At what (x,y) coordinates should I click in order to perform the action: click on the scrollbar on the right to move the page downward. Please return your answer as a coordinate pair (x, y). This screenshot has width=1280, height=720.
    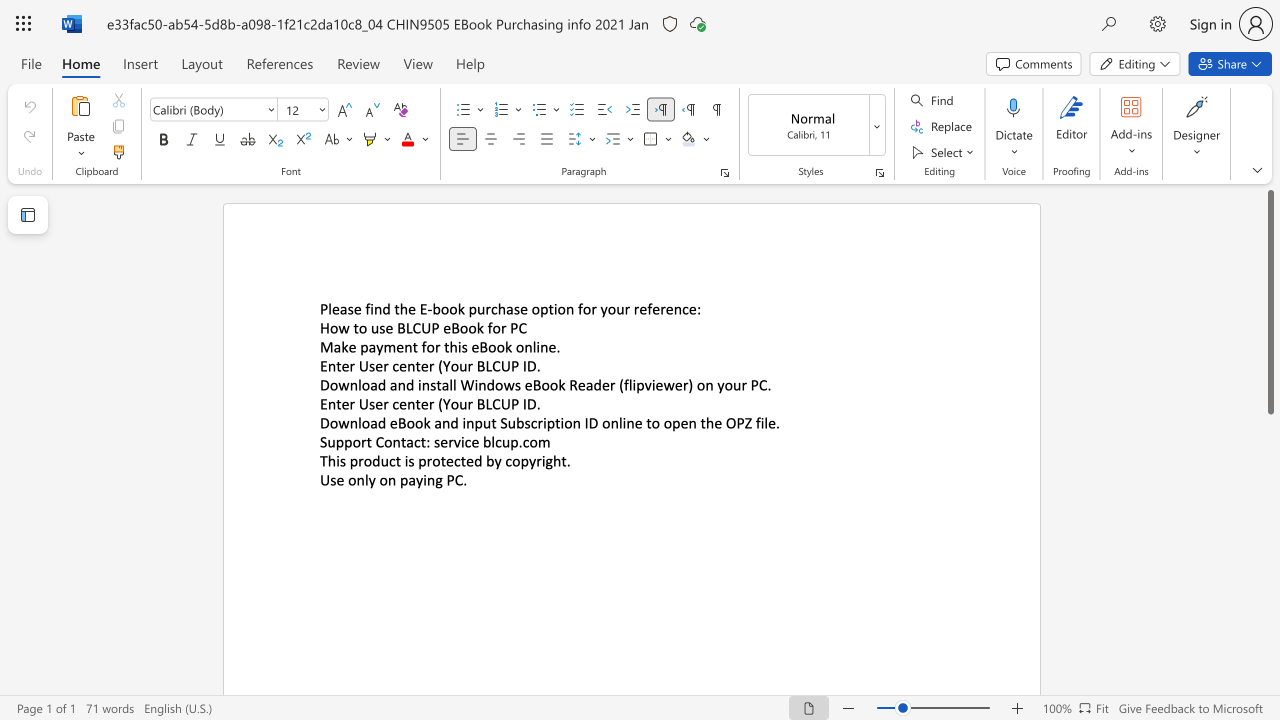
    Looking at the image, I should click on (1269, 640).